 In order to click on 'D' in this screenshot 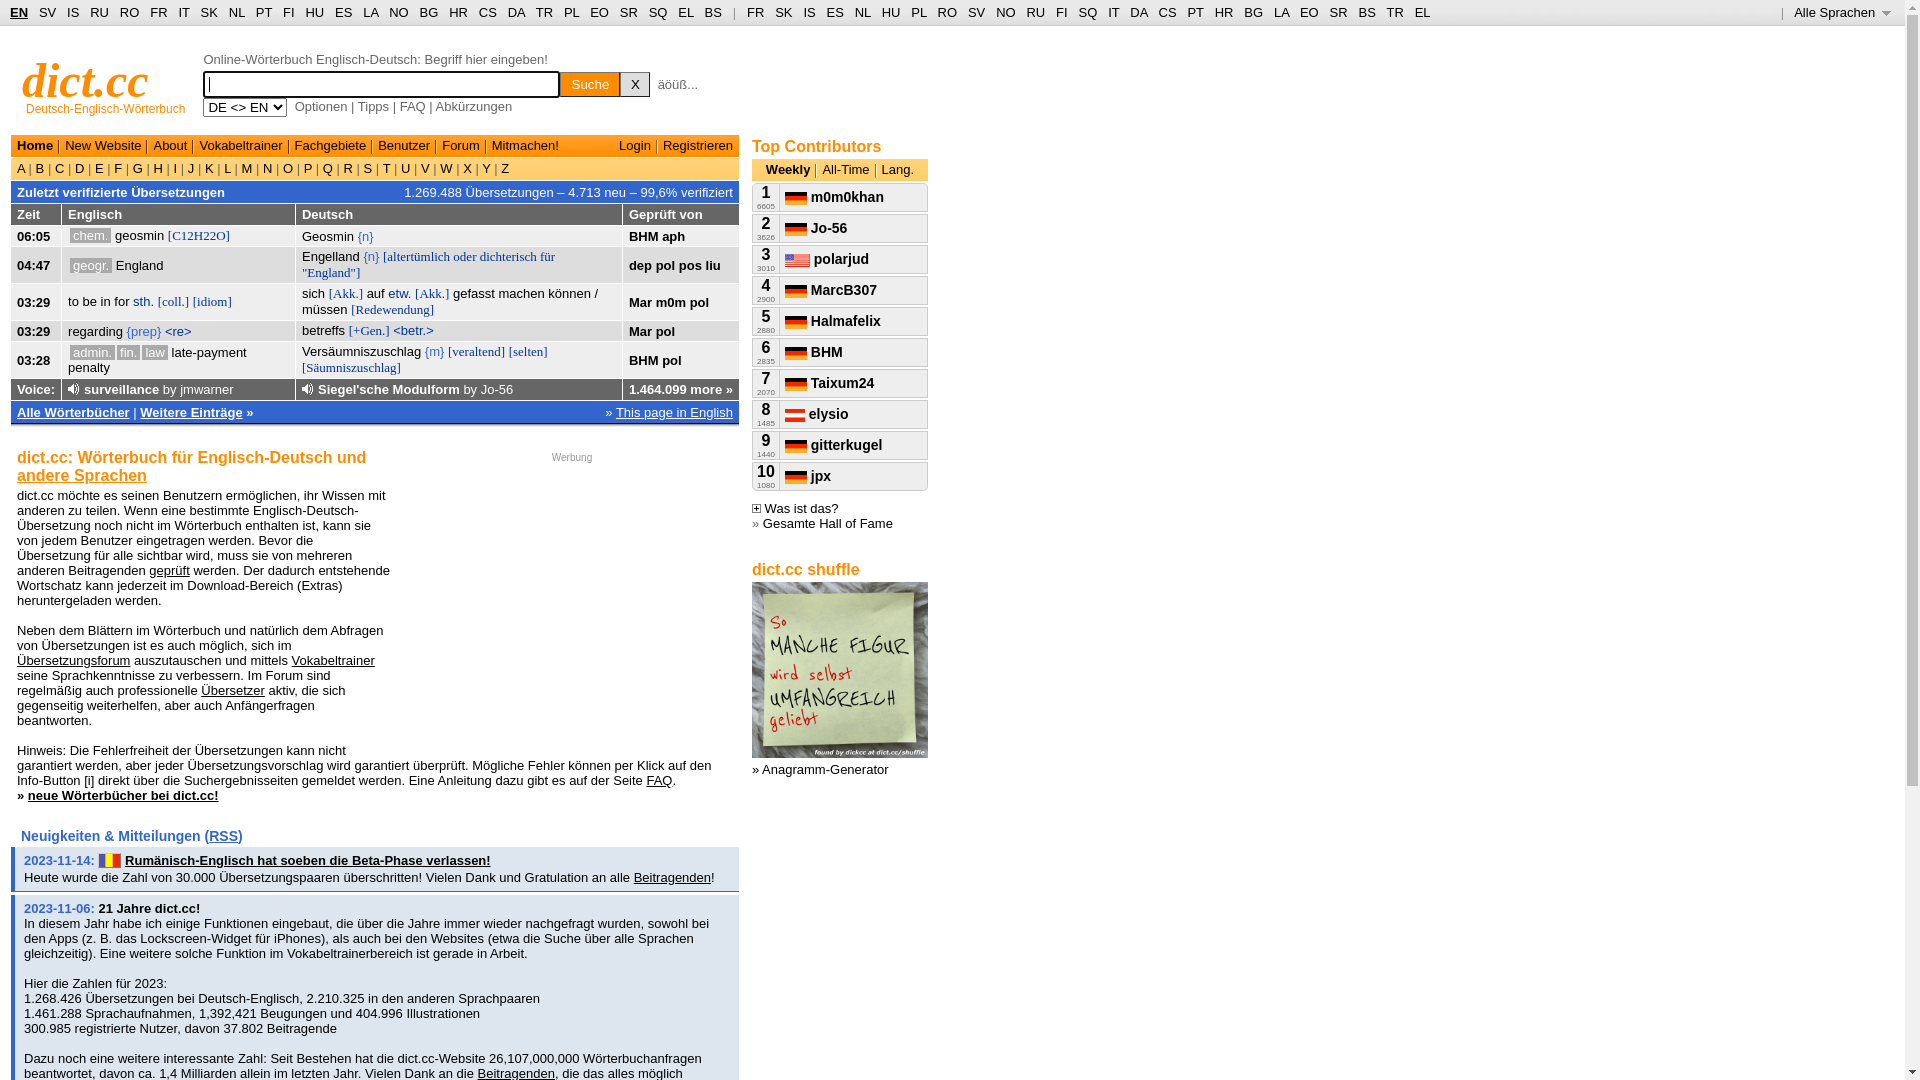, I will do `click(79, 167)`.